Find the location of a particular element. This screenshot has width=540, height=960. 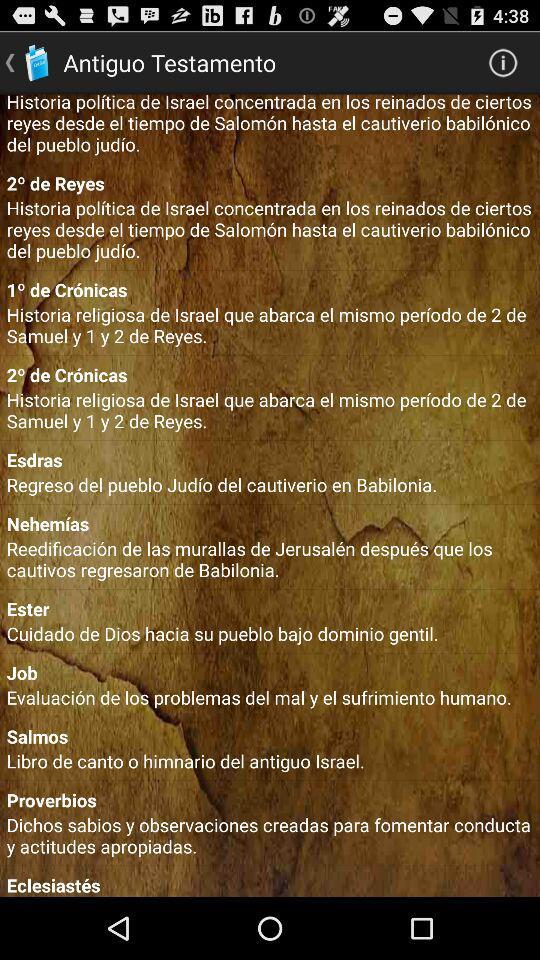

the icon to the right of antiguo testamento is located at coordinates (502, 62).